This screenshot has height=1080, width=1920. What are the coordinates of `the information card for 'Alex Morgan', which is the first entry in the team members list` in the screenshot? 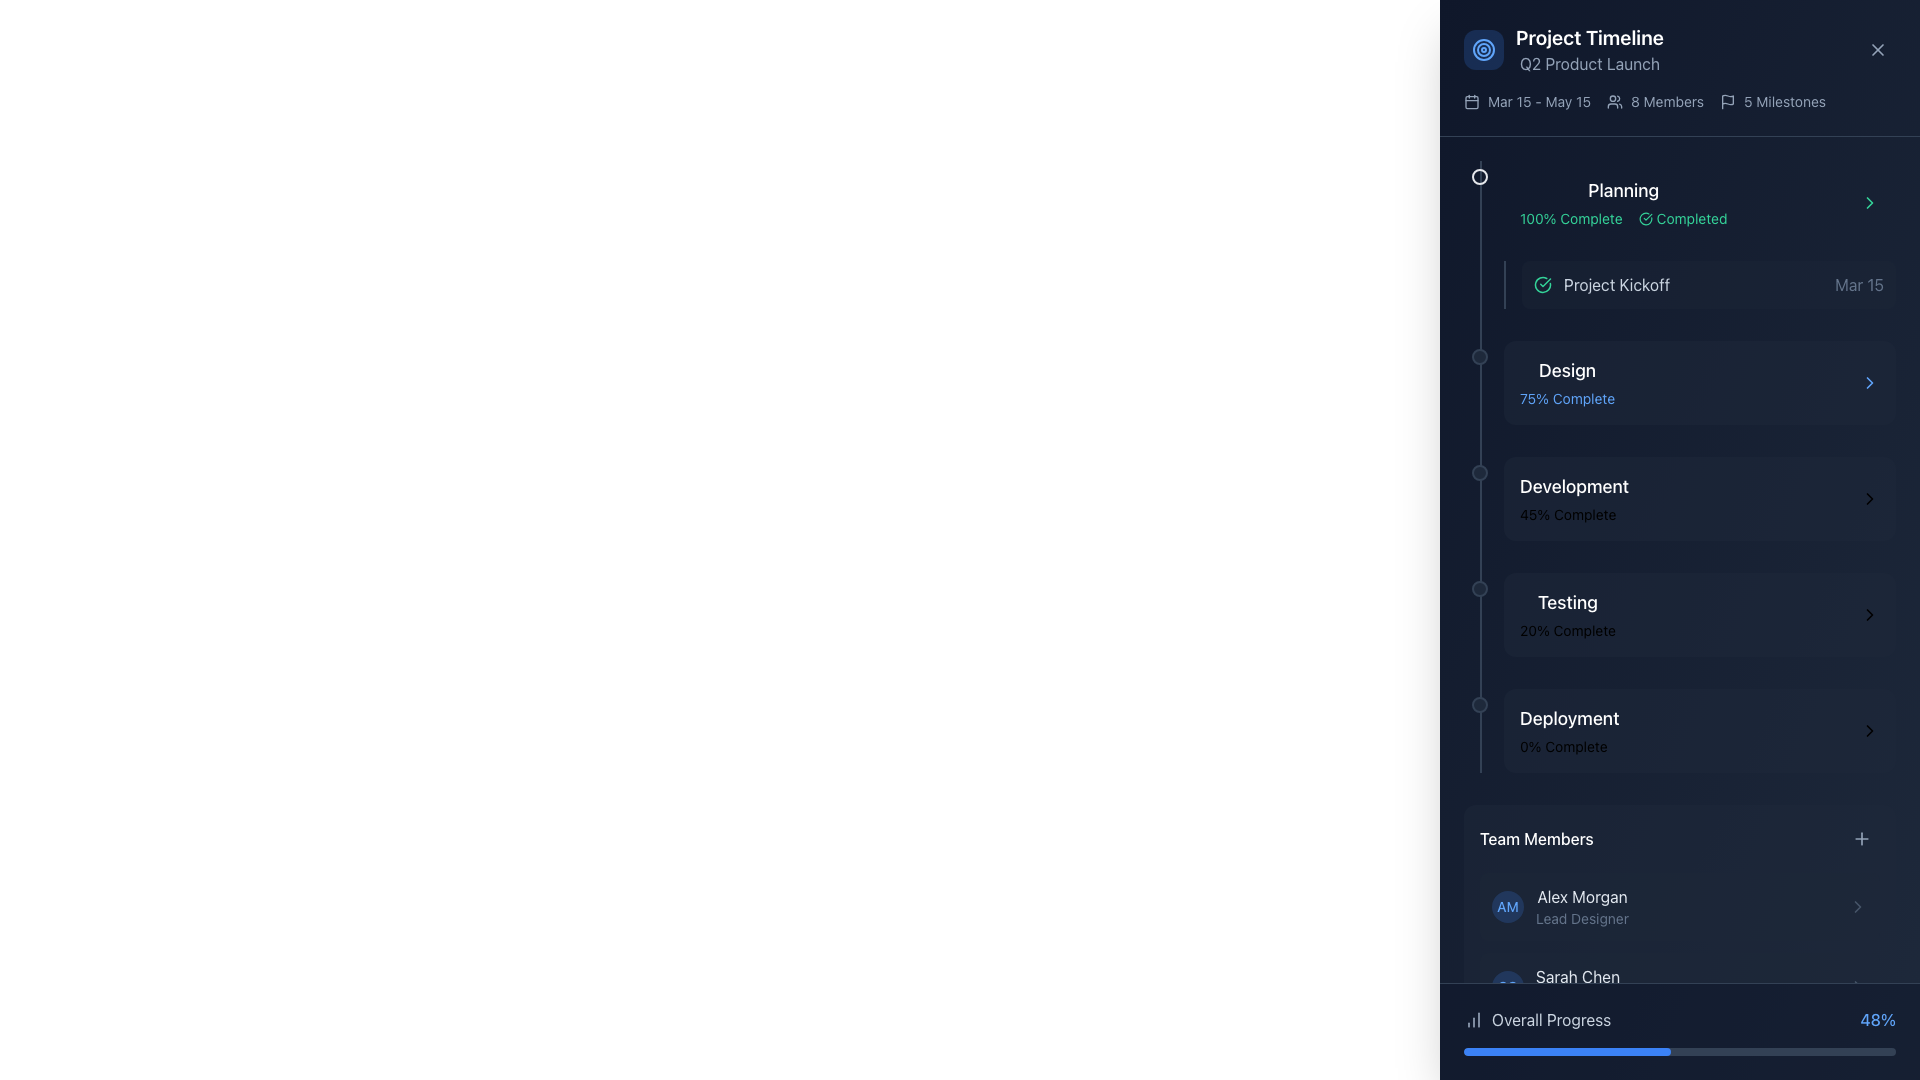 It's located at (1680, 906).